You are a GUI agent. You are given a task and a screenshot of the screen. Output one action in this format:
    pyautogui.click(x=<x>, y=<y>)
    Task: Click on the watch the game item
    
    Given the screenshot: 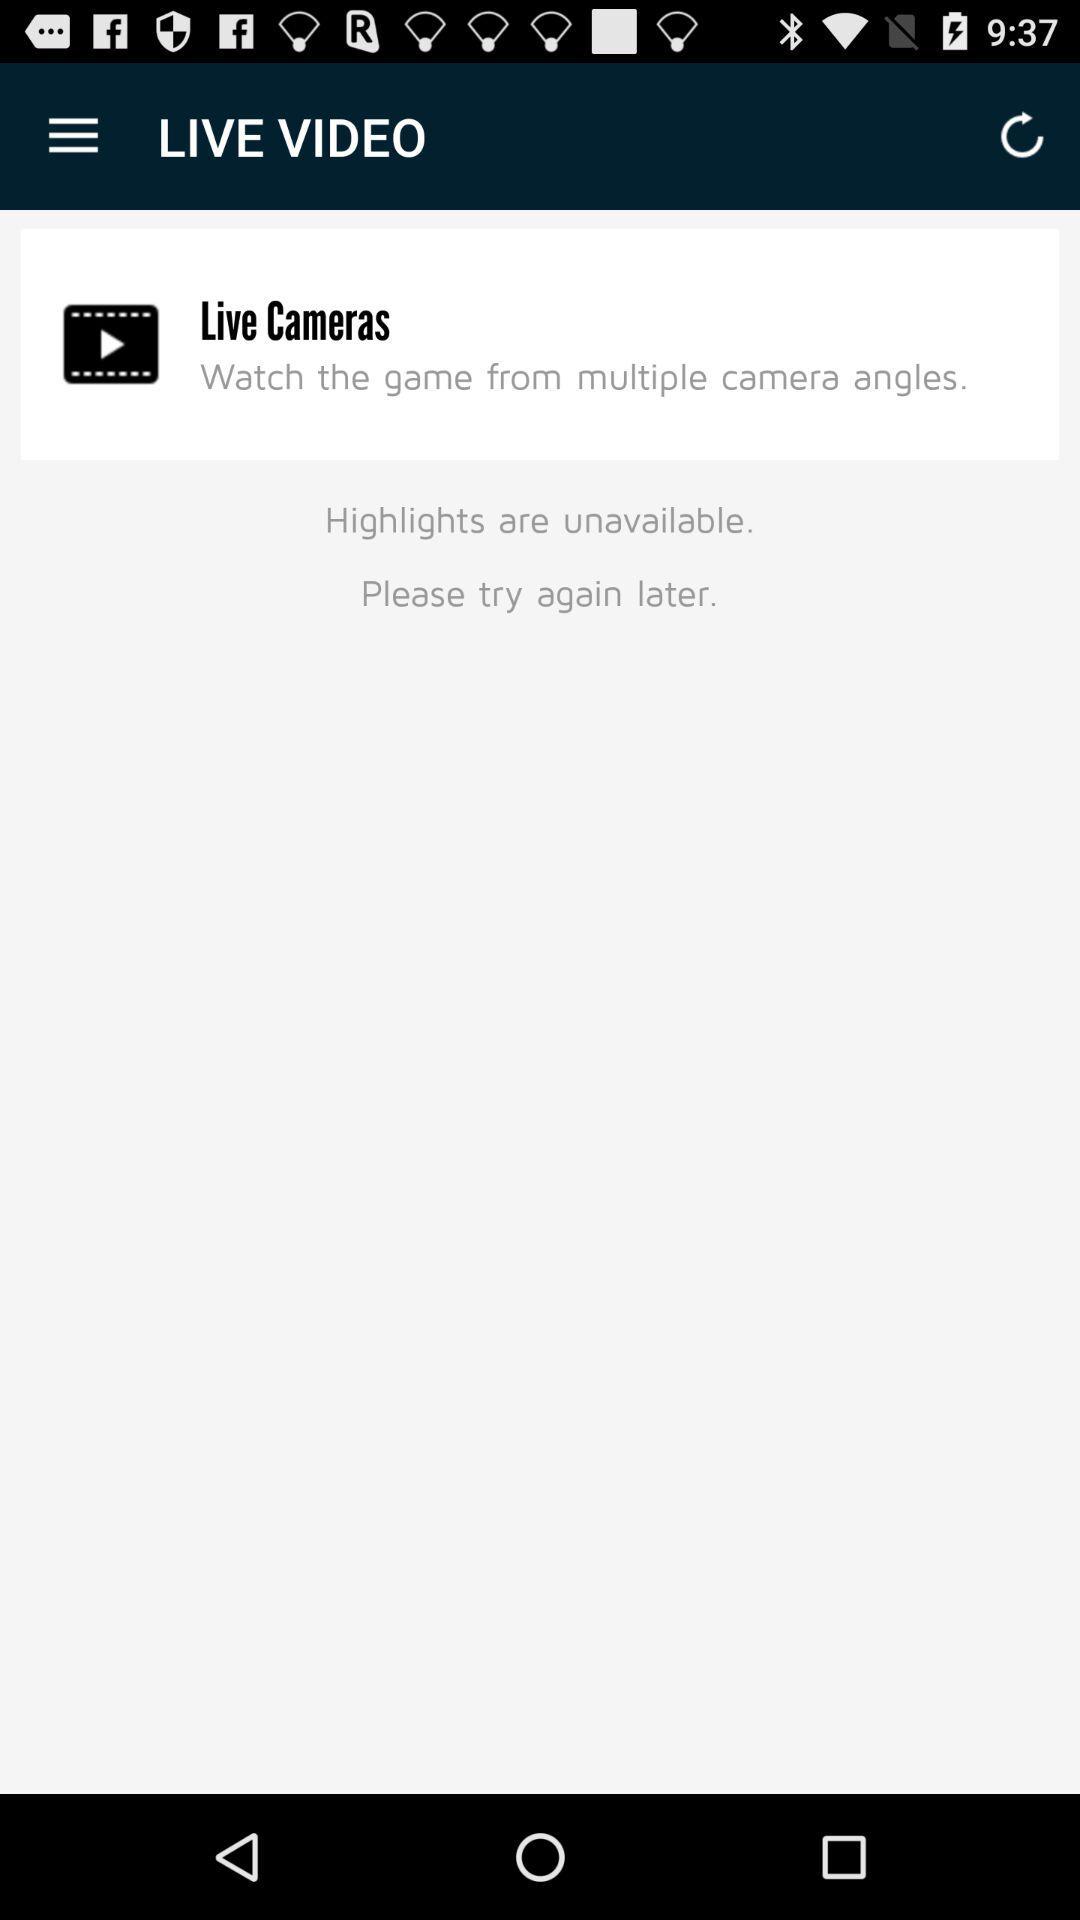 What is the action you would take?
    pyautogui.click(x=585, y=375)
    